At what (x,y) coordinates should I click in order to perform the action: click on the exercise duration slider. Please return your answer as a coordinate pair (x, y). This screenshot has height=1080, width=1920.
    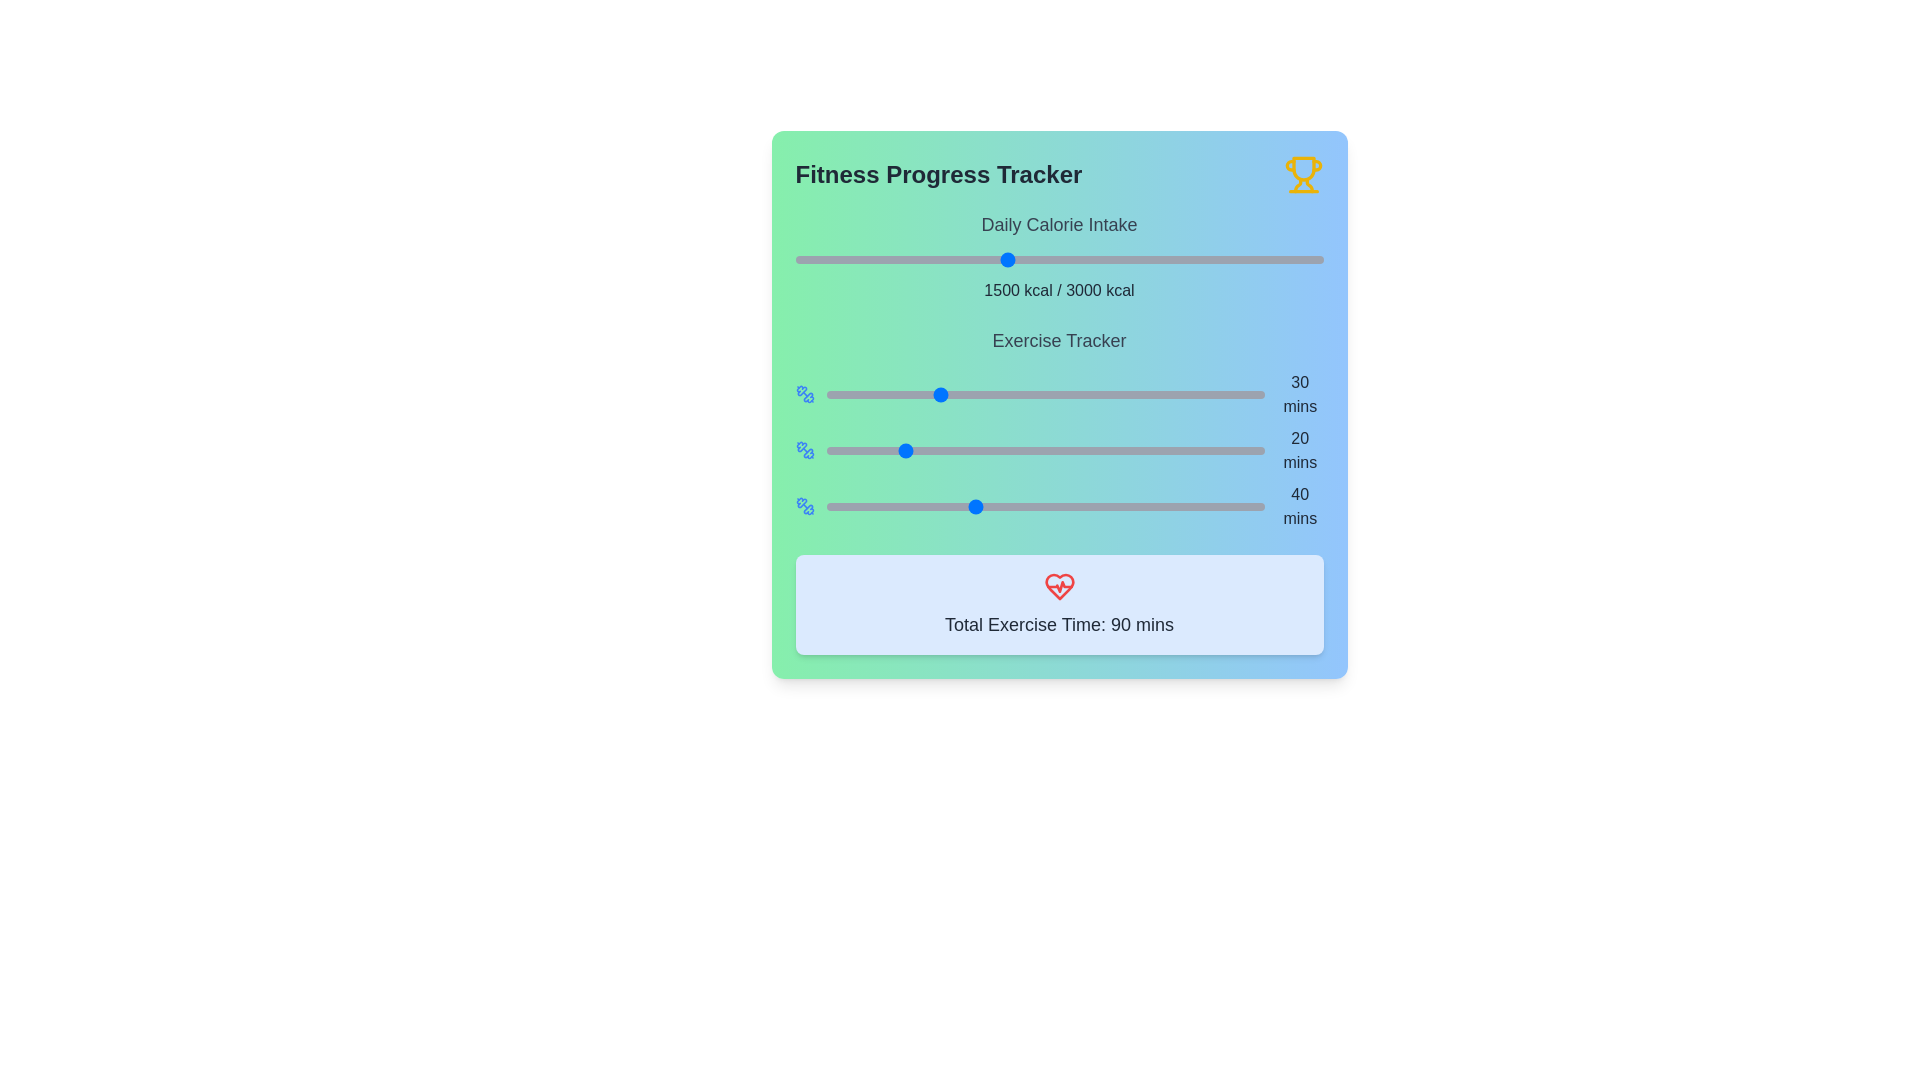
    Looking at the image, I should click on (841, 451).